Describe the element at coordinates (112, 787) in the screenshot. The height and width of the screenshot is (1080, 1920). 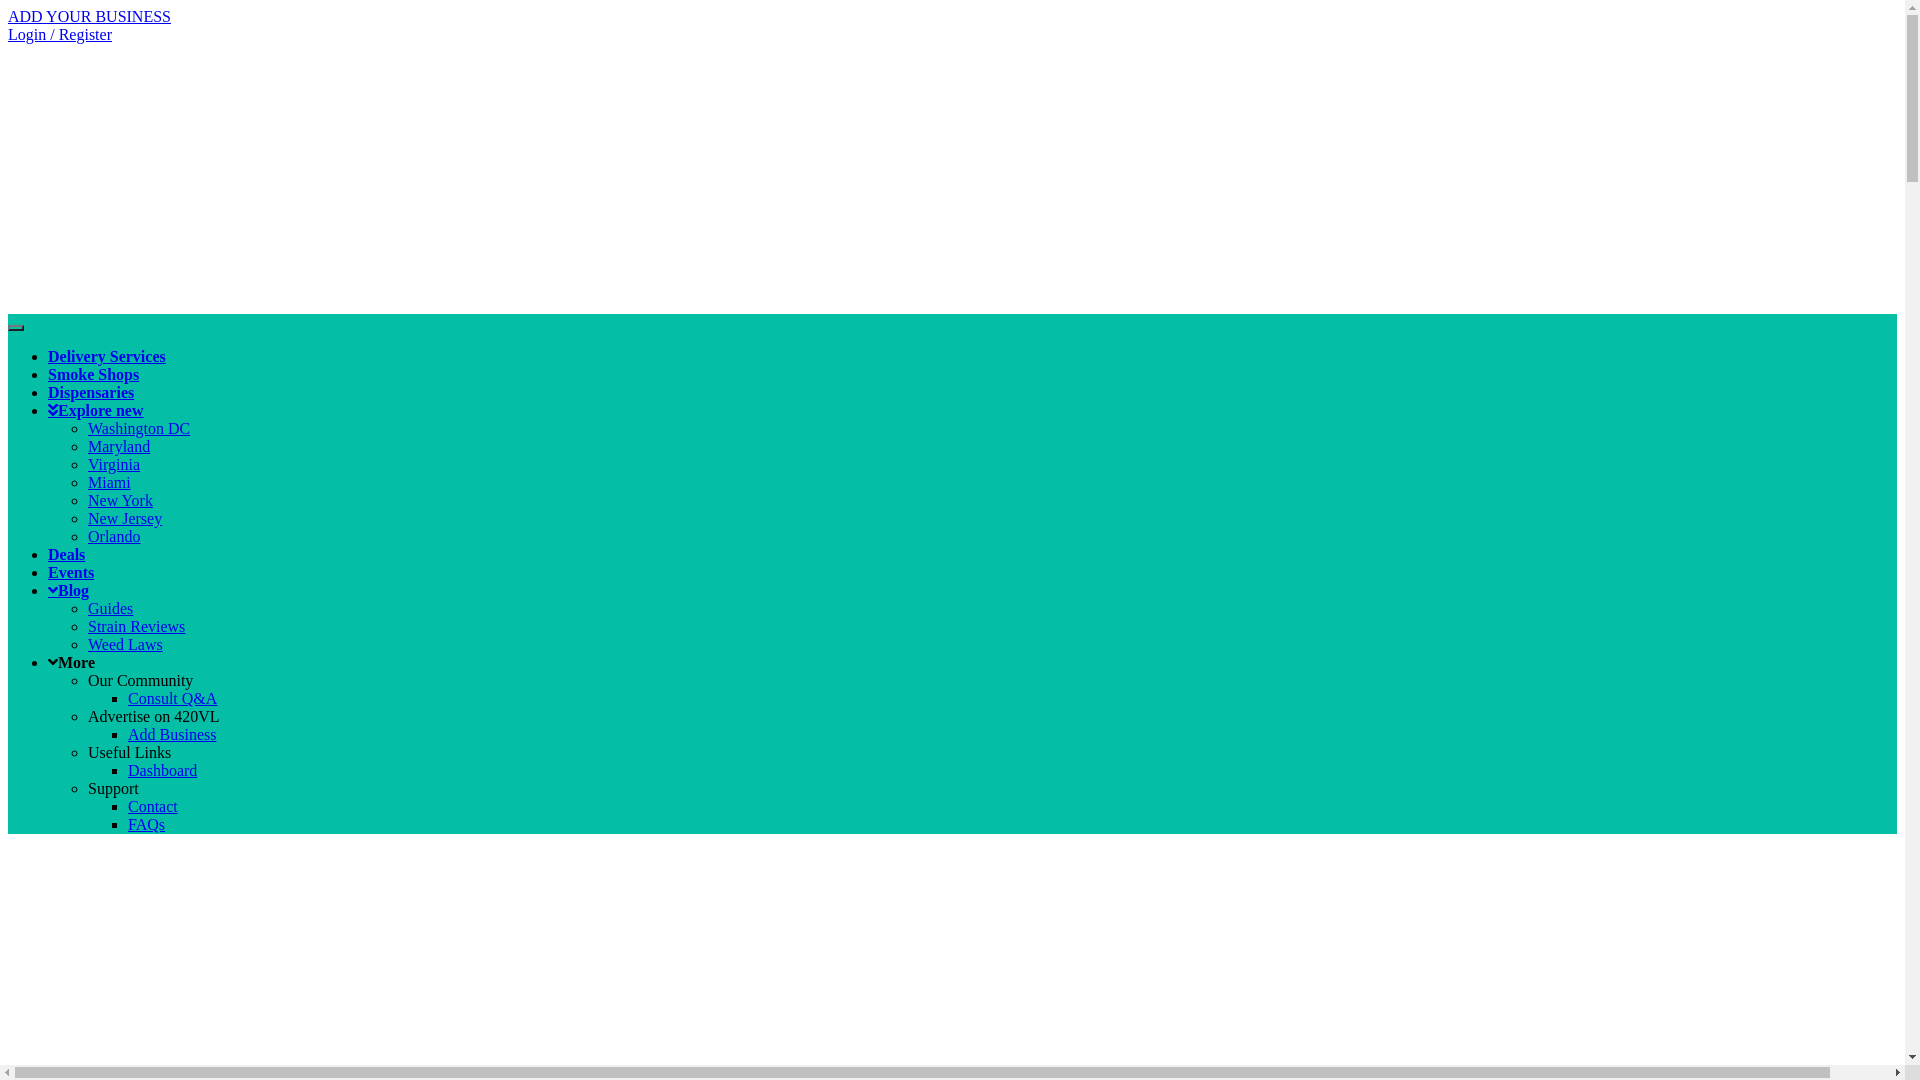
I see `'Support'` at that location.